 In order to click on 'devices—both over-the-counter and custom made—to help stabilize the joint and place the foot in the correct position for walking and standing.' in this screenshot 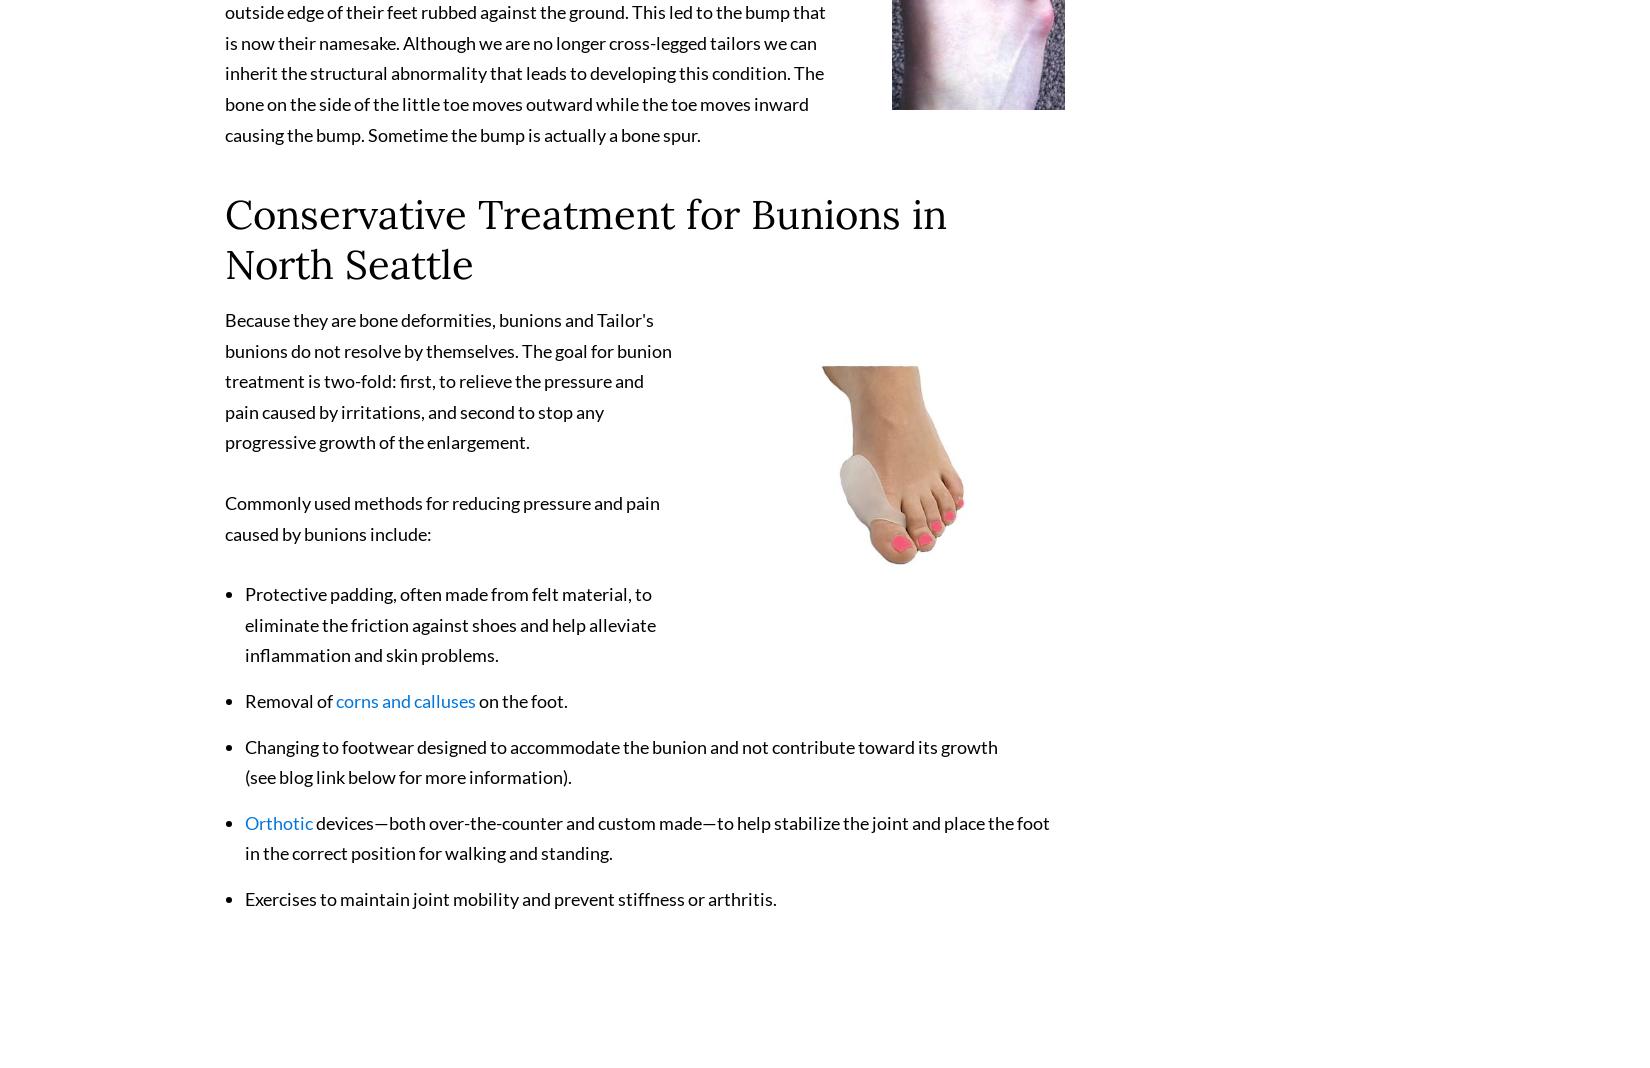, I will do `click(245, 845)`.